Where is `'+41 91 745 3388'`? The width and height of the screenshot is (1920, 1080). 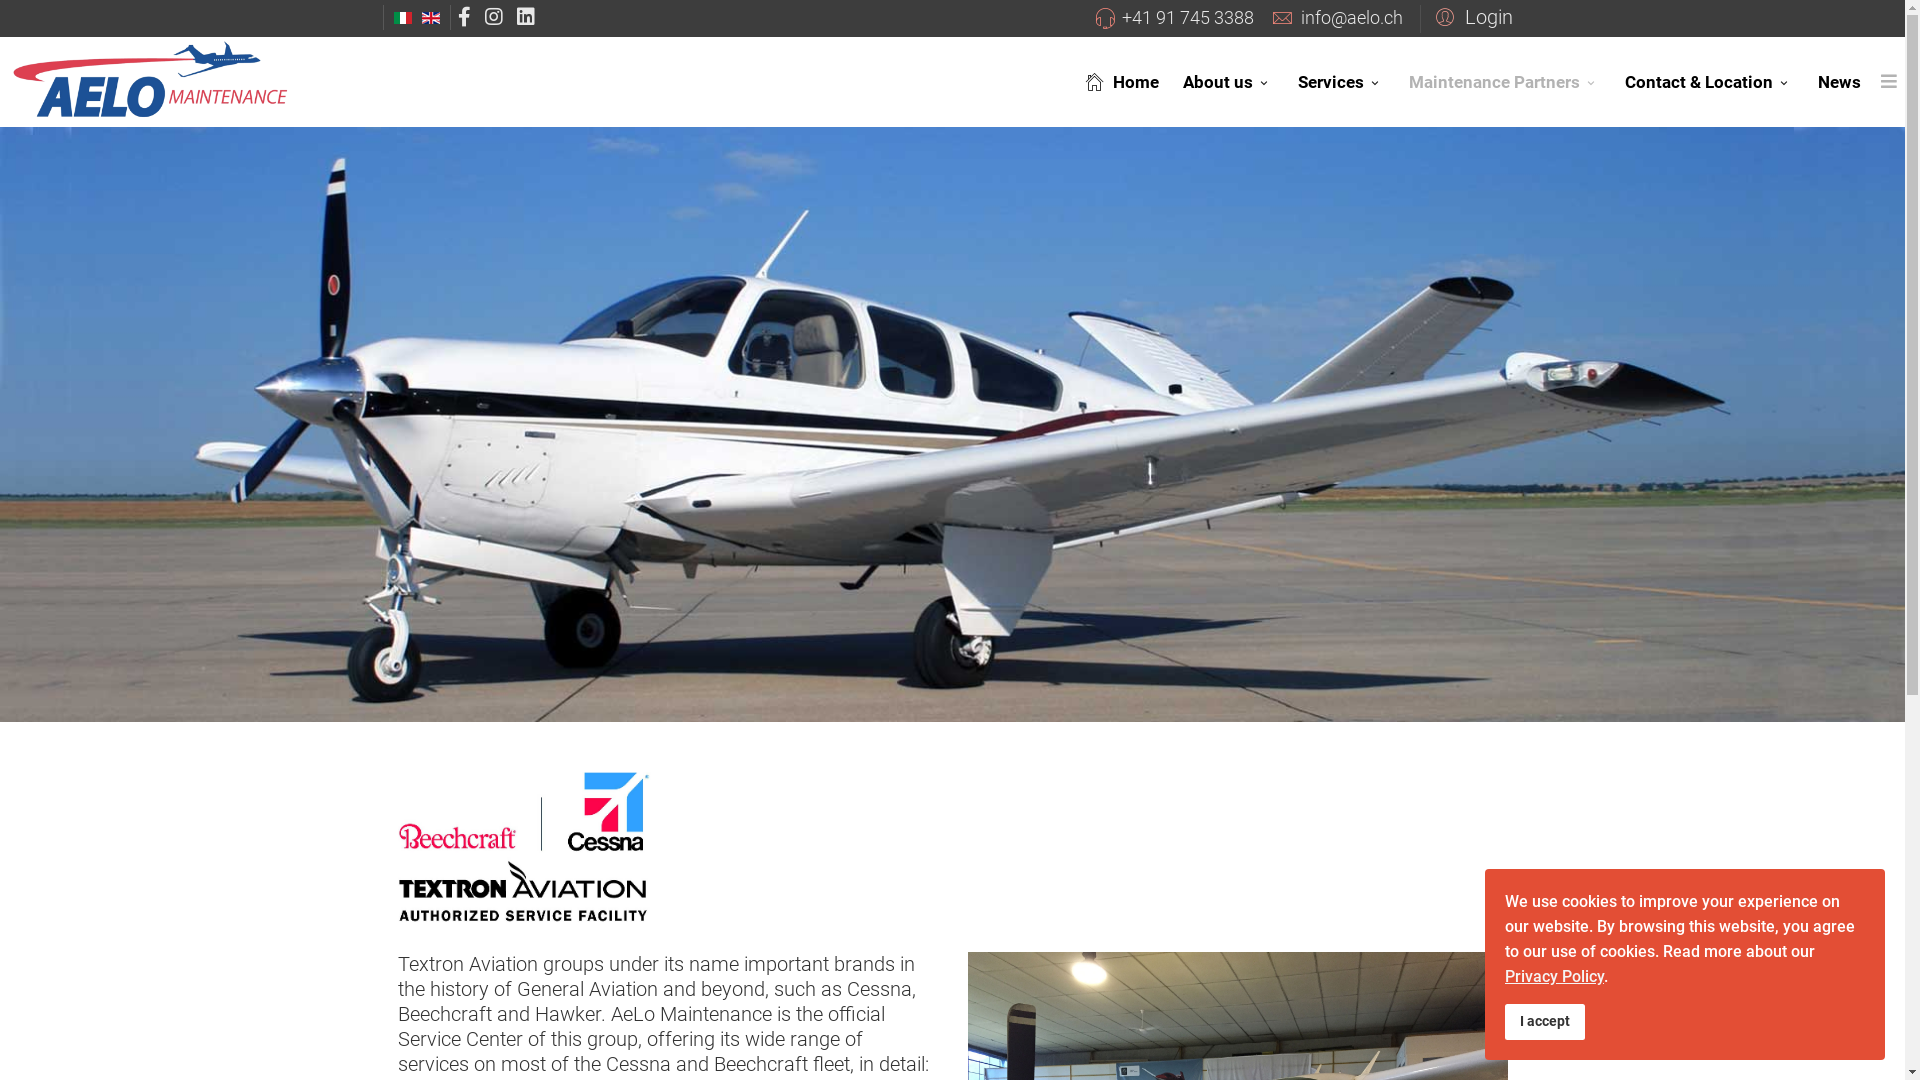
'+41 91 745 3388' is located at coordinates (1187, 17).